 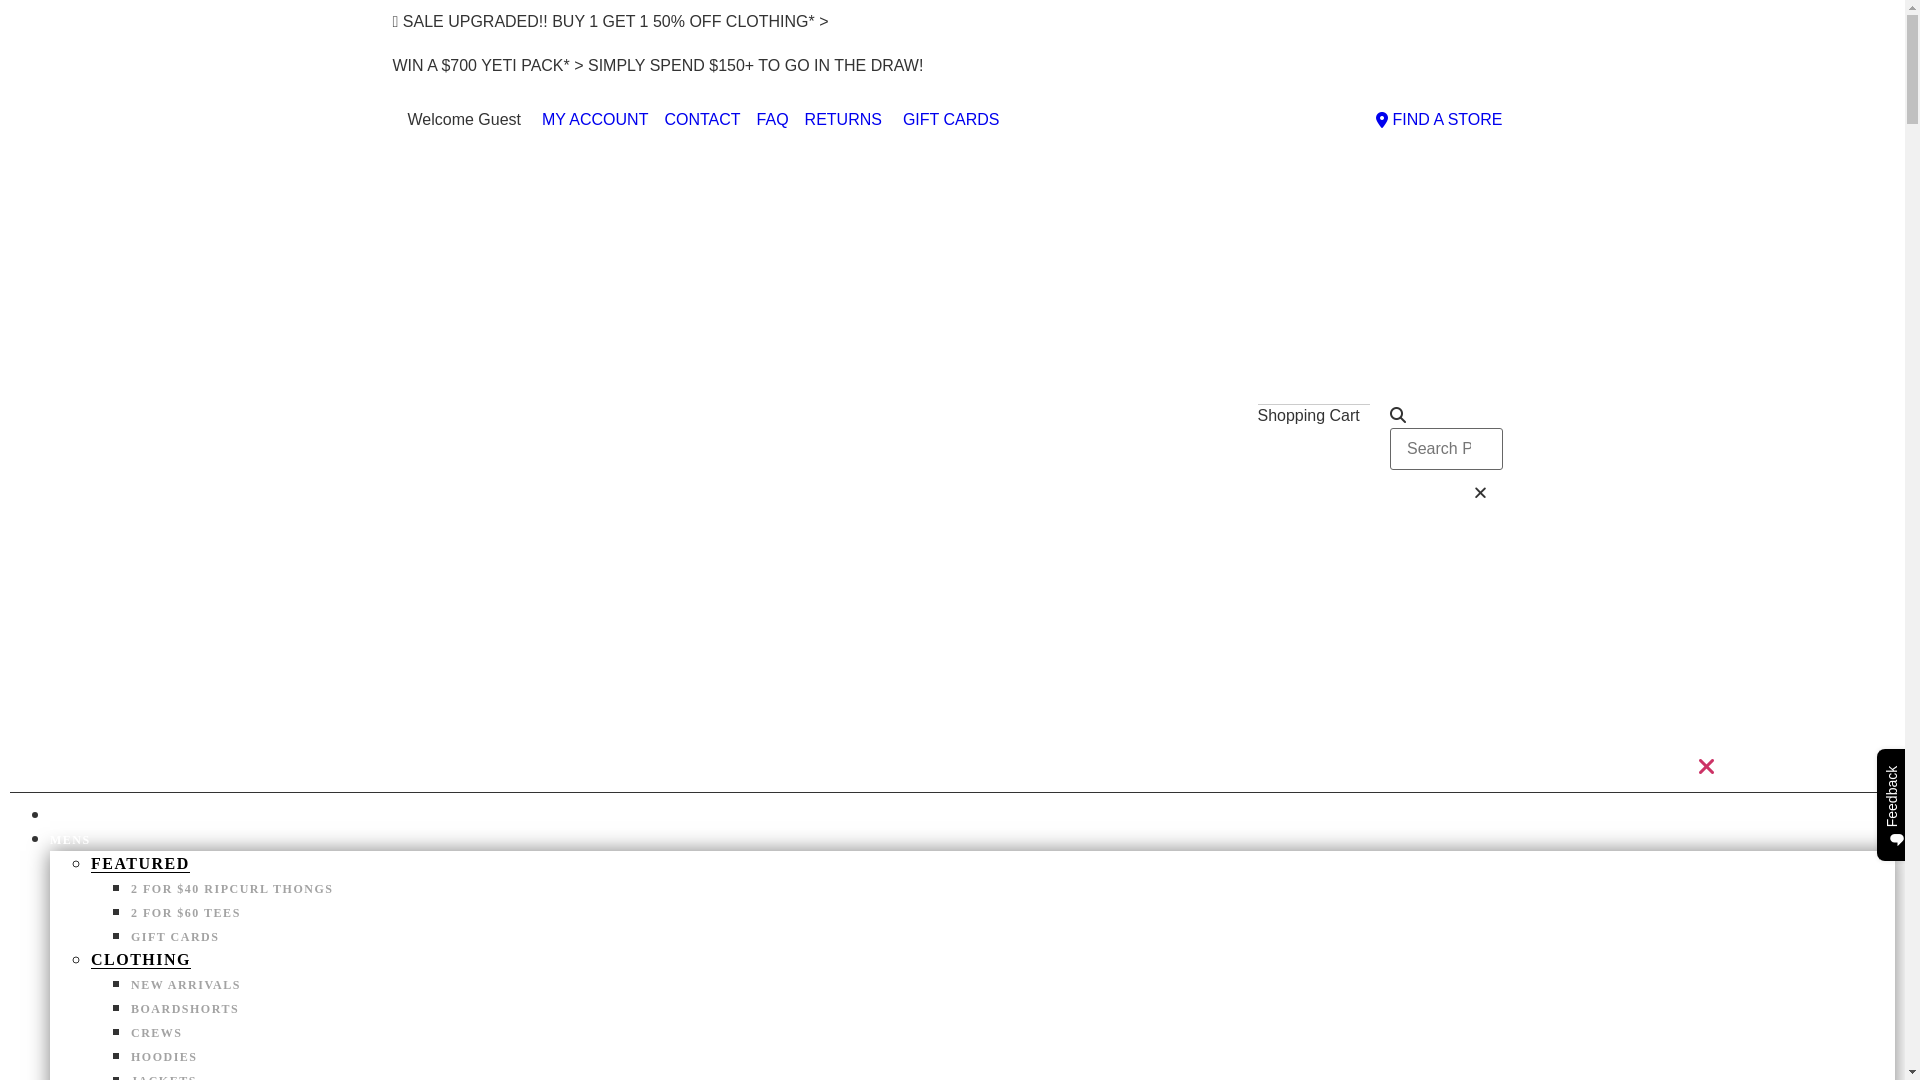 I want to click on '2 FOR $40 RIPCURL THONGS', so click(x=231, y=887).